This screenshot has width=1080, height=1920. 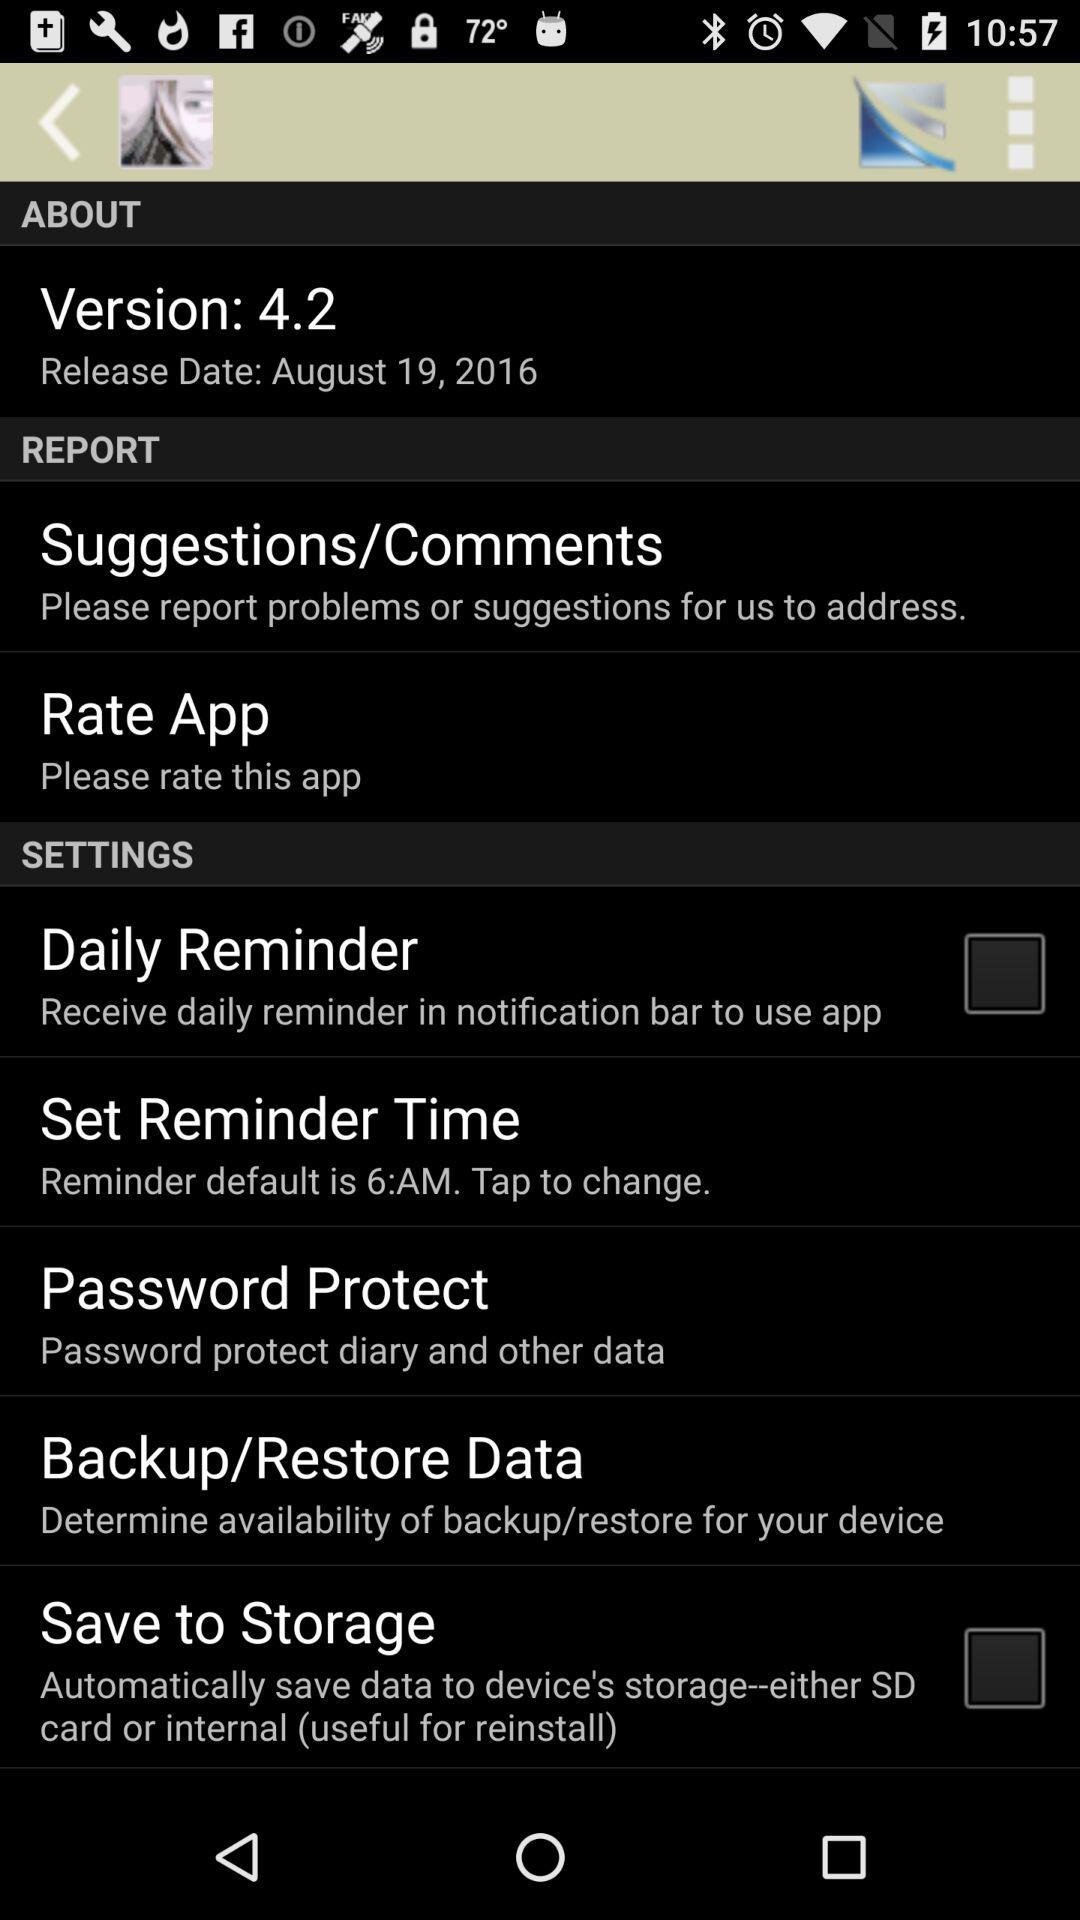 I want to click on the settings item, so click(x=540, y=854).